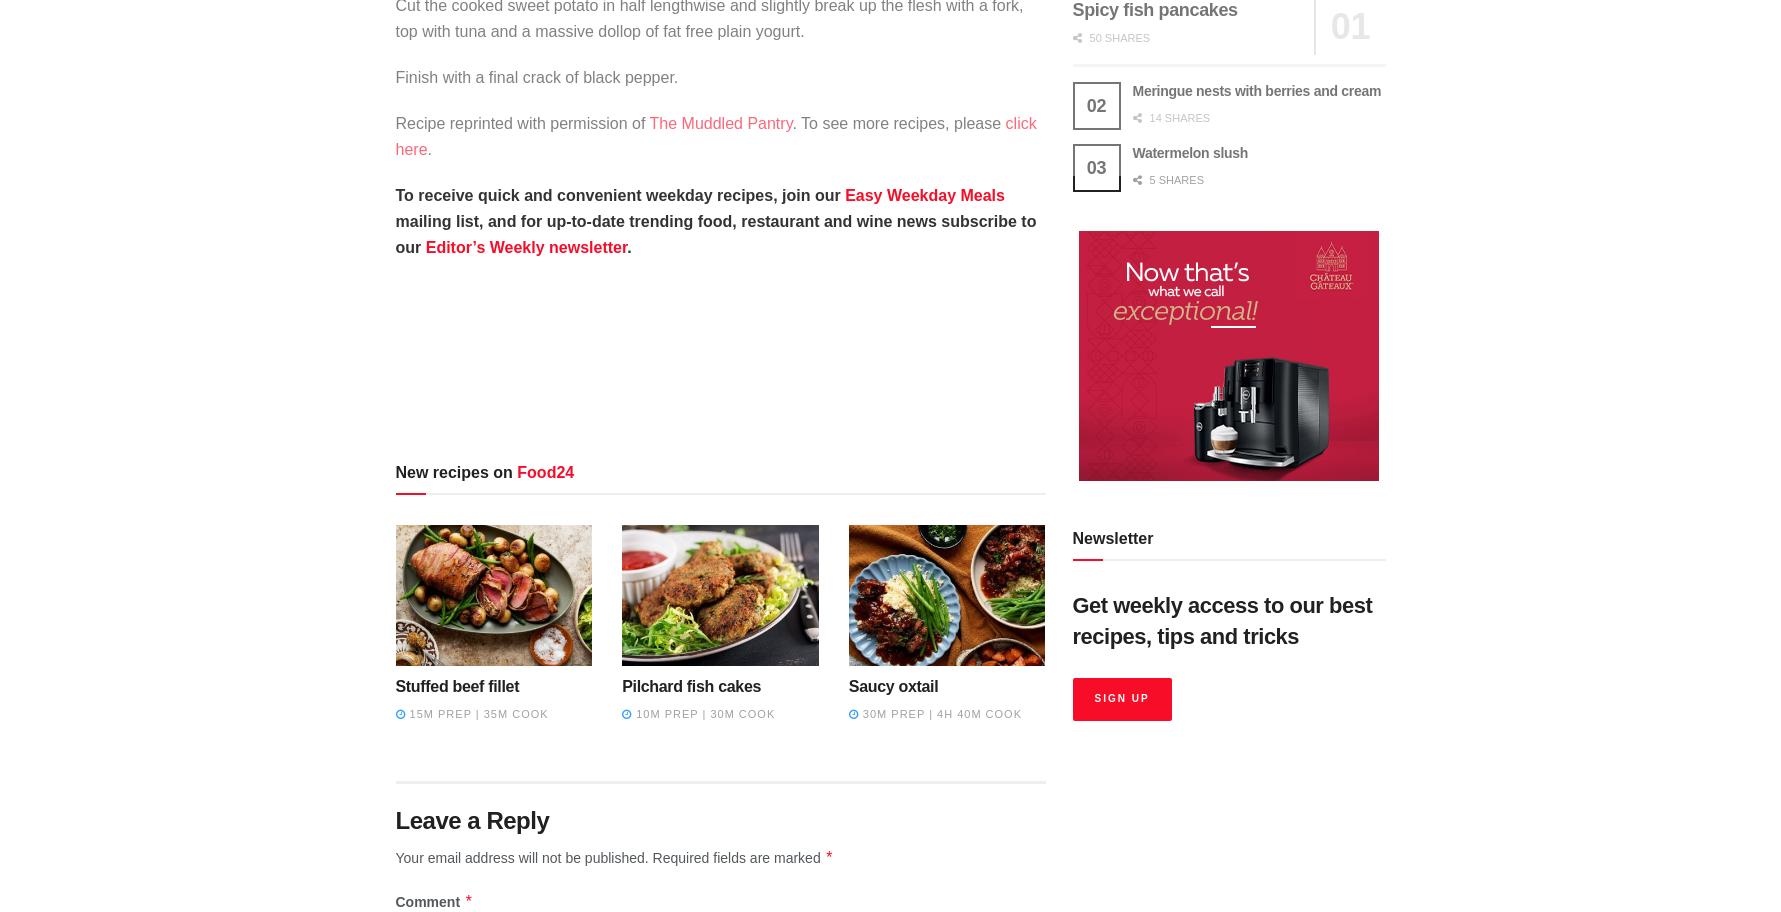  Describe the element at coordinates (1111, 538) in the screenshot. I see `'Newsletter'` at that location.